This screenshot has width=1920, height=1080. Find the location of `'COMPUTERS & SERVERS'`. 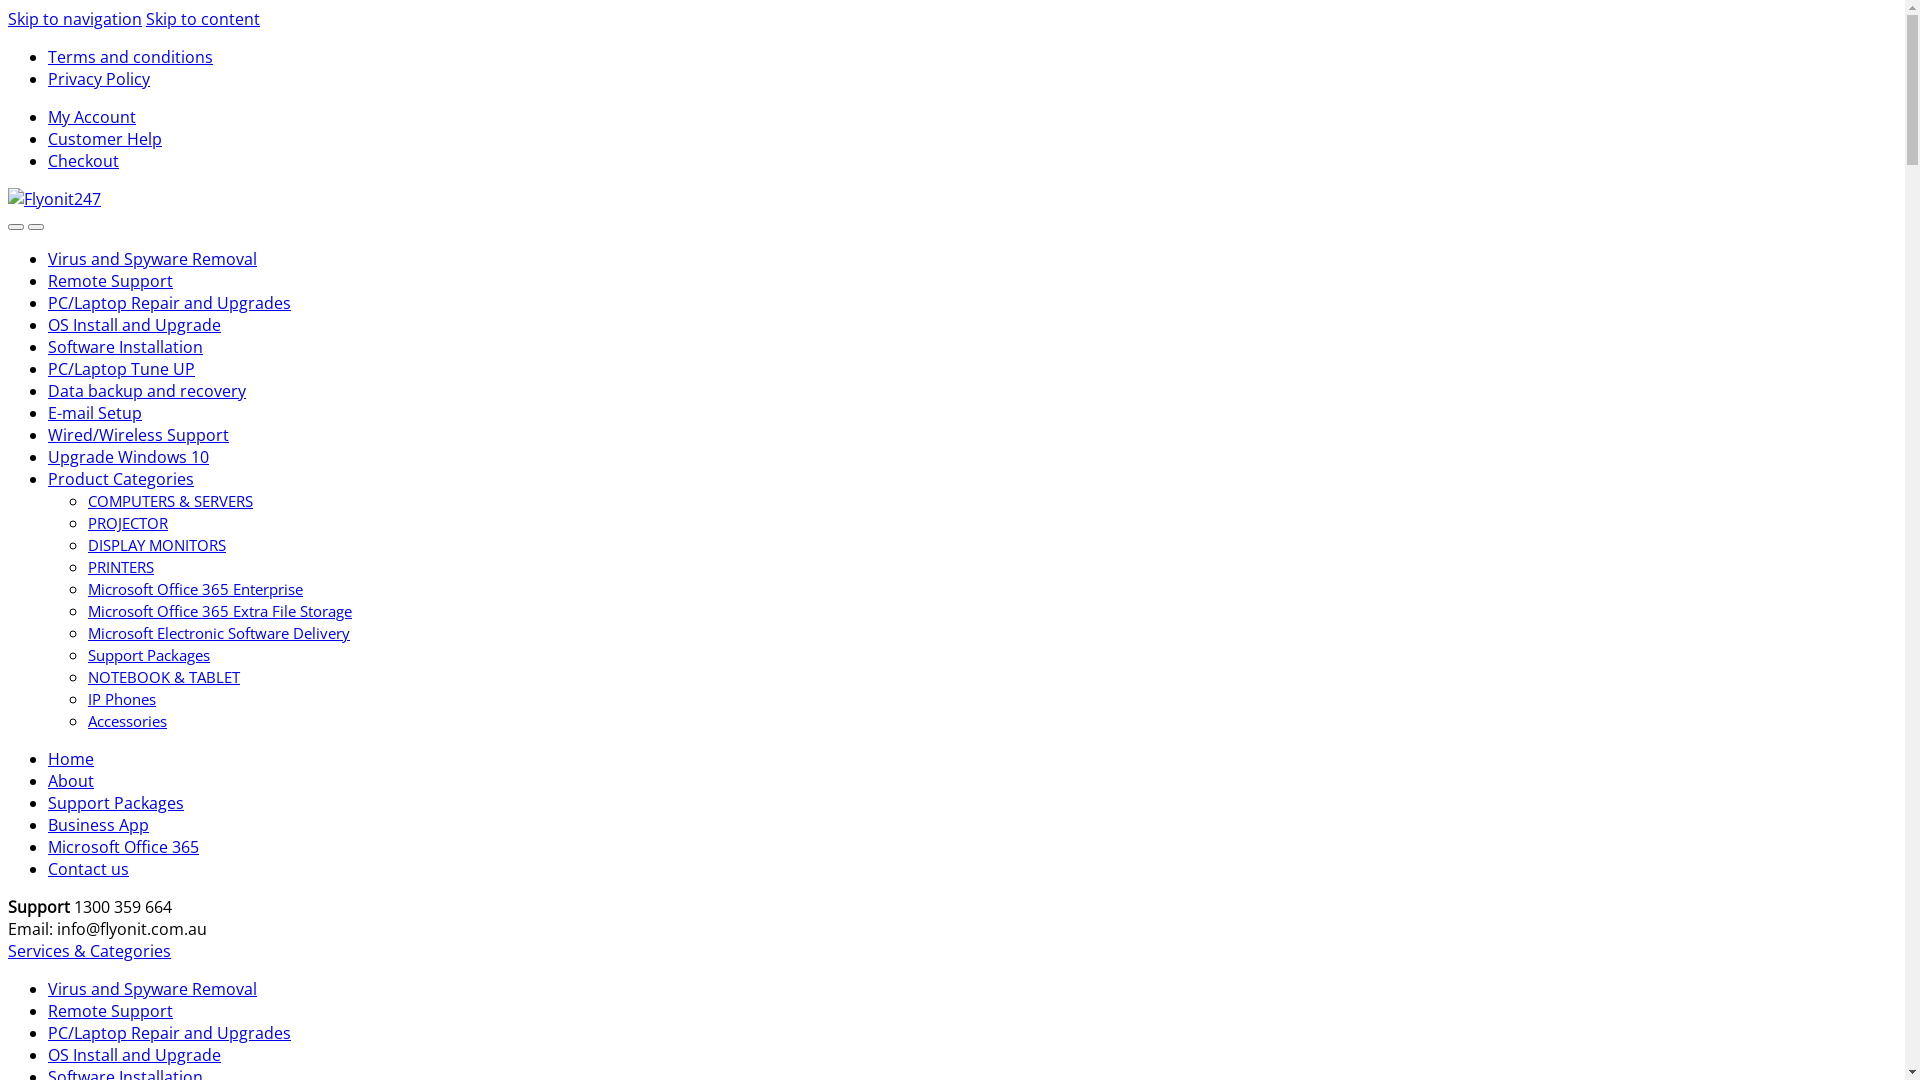

'COMPUTERS & SERVERS' is located at coordinates (170, 500).